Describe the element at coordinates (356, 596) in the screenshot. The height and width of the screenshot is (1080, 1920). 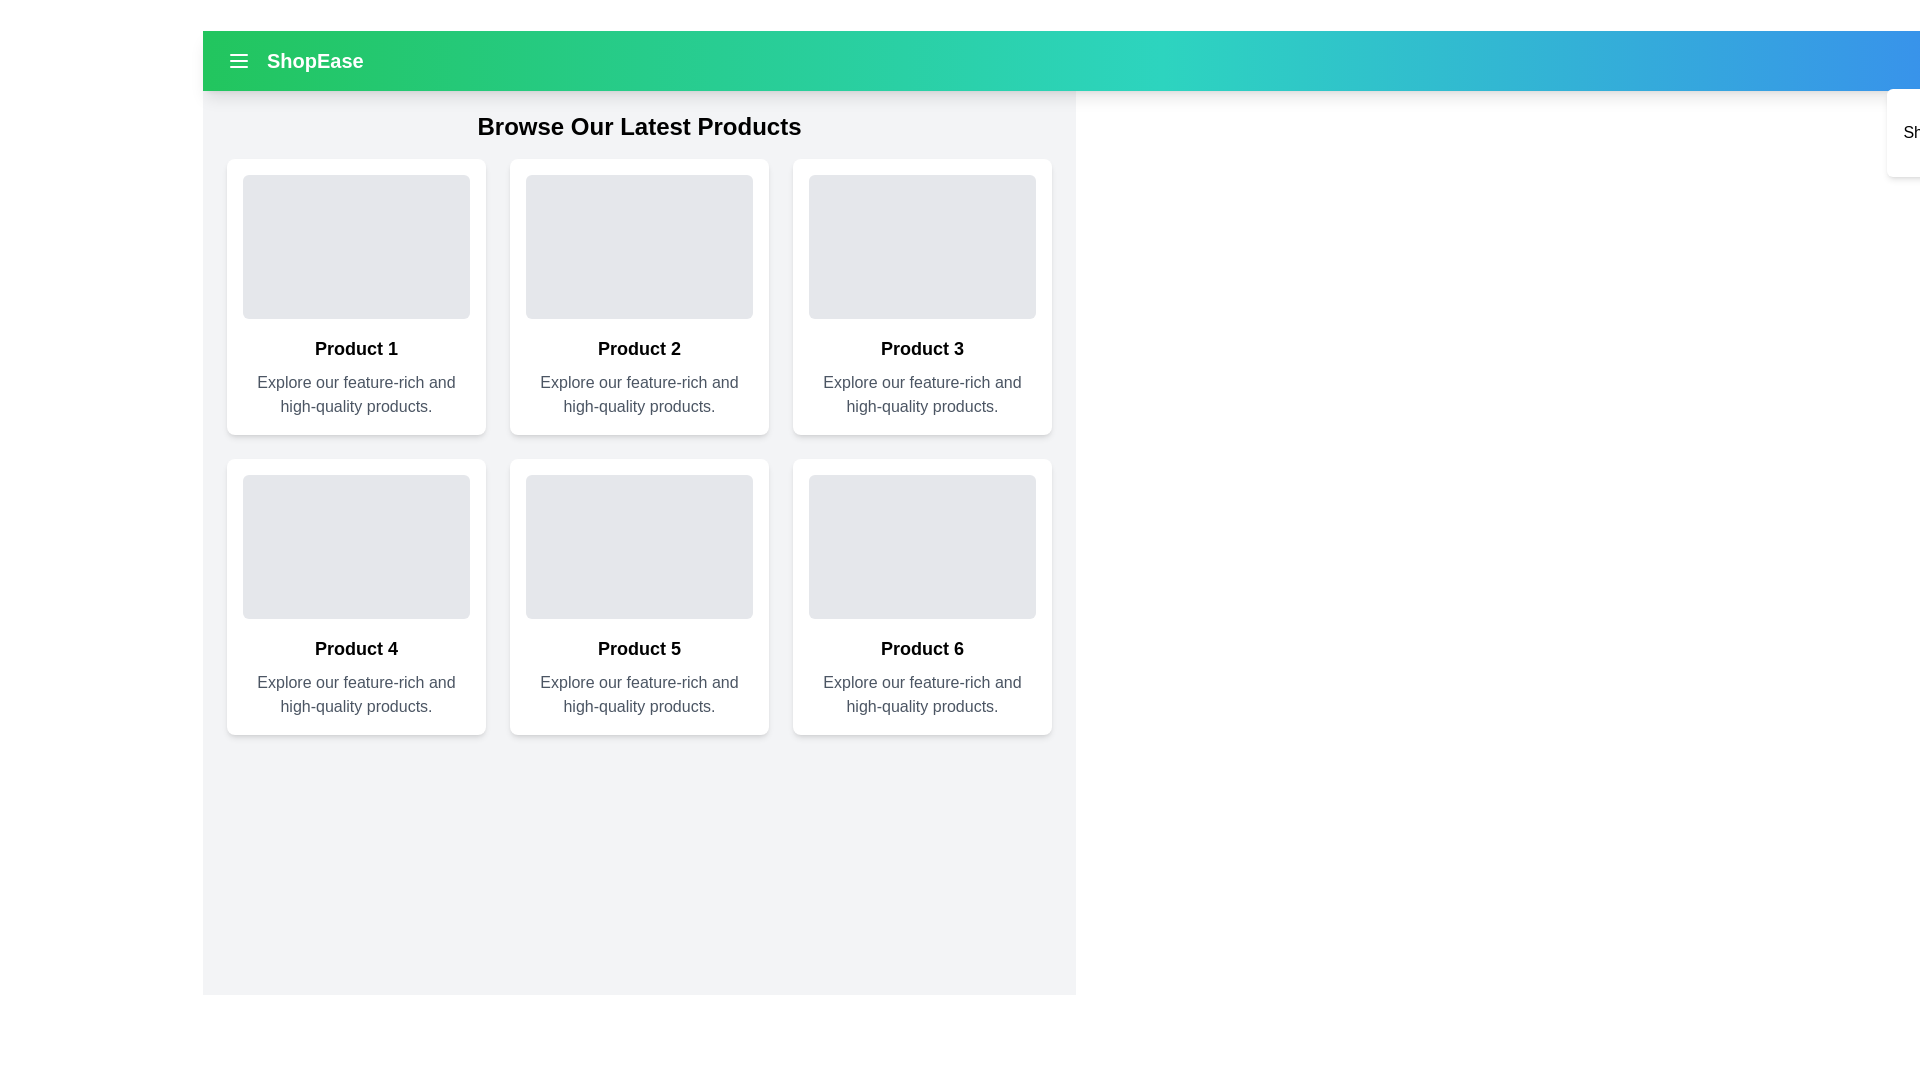
I see `the Informational card for 'Product 4', located in the bottom-left corner of the grid, adjacent to 'Product 3' above and 'Product 5' to the right` at that location.